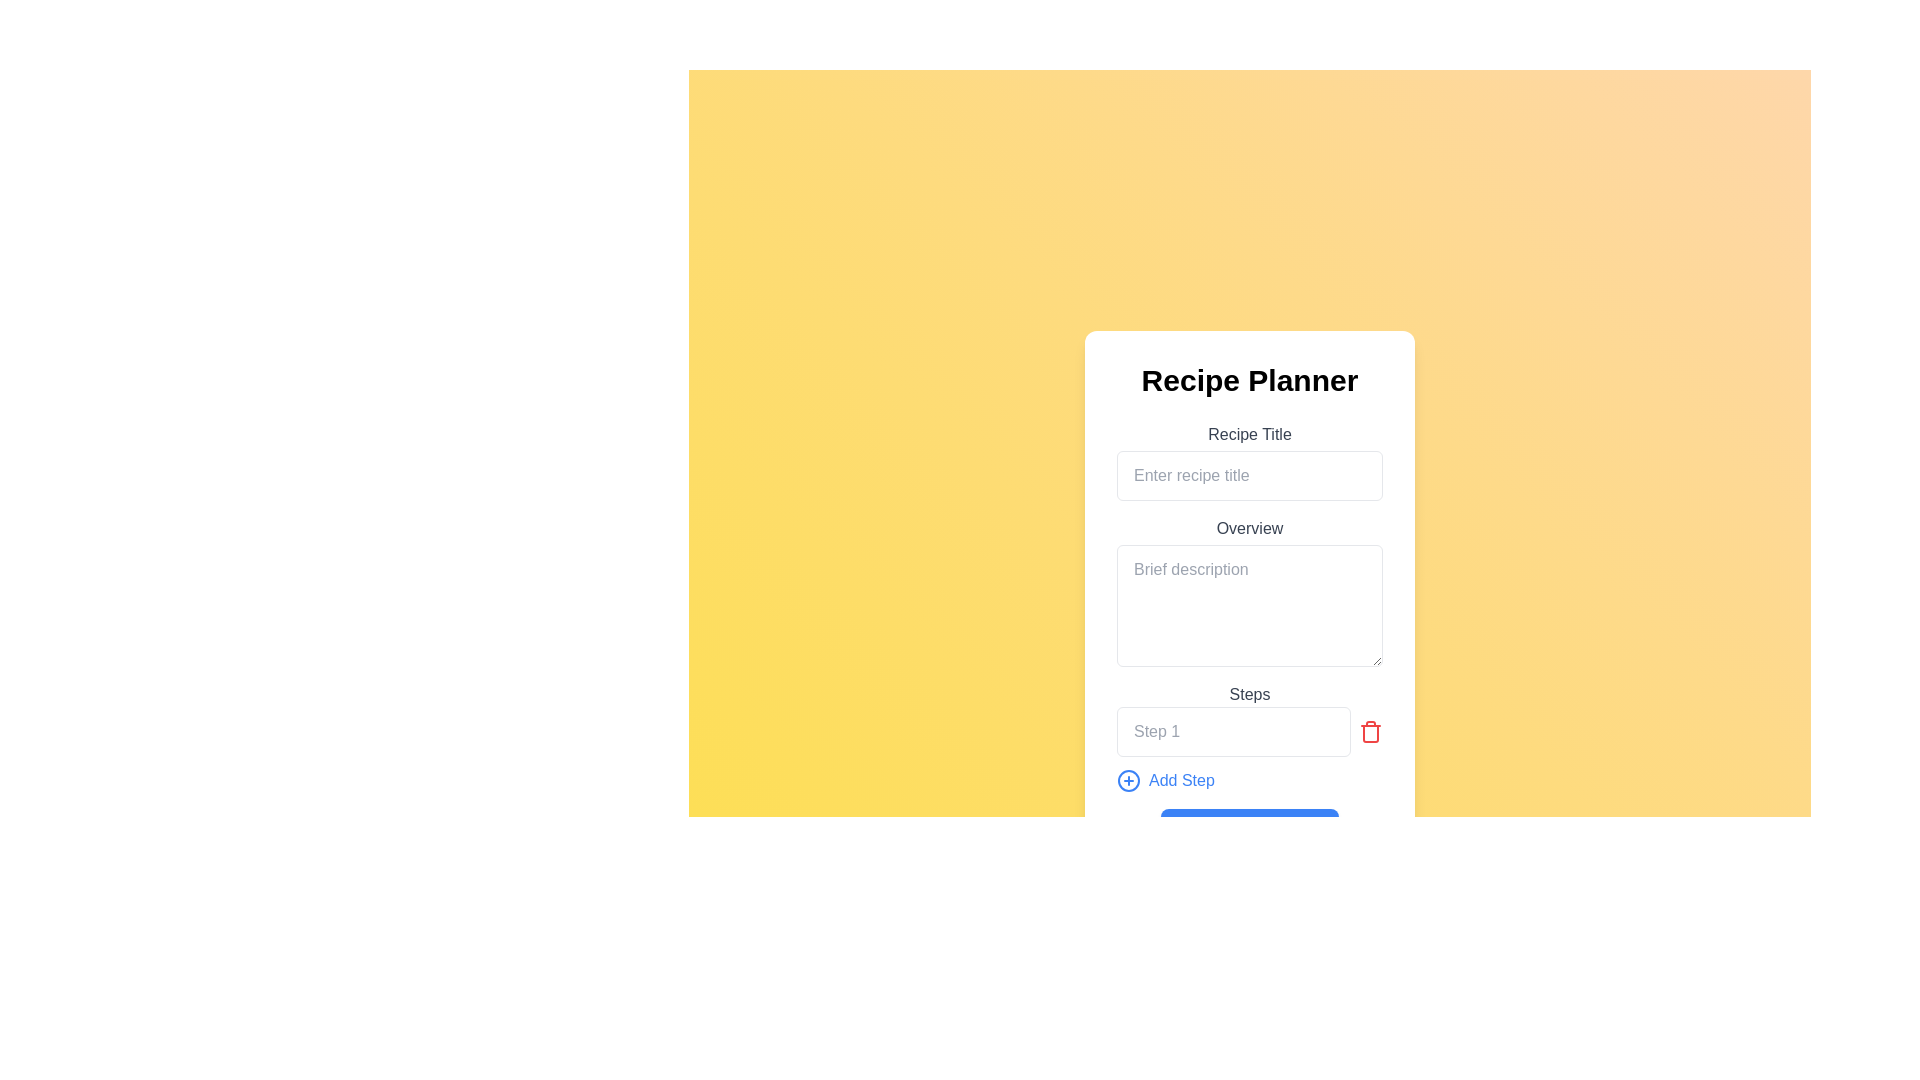 This screenshot has height=1080, width=1920. I want to click on the save button located below the recipe form, so click(1248, 833).